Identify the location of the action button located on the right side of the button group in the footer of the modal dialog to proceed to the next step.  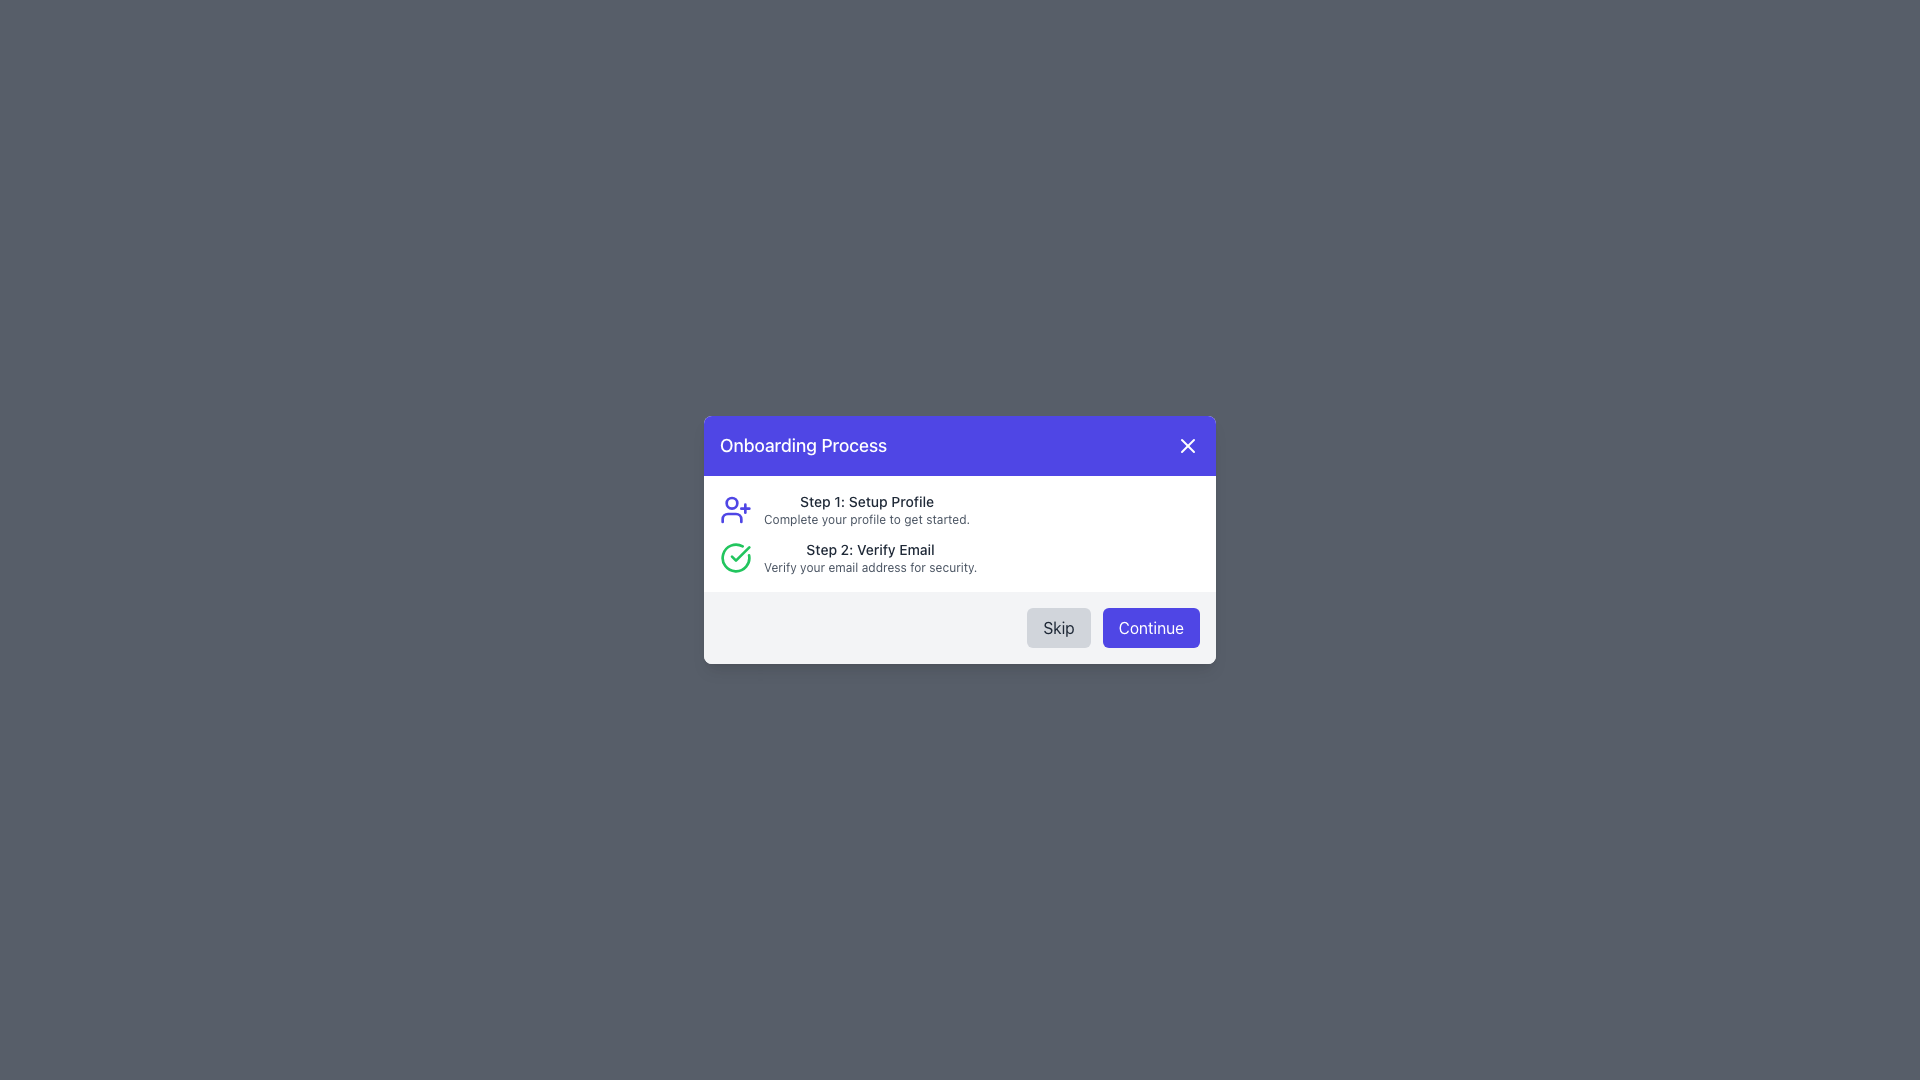
(1151, 627).